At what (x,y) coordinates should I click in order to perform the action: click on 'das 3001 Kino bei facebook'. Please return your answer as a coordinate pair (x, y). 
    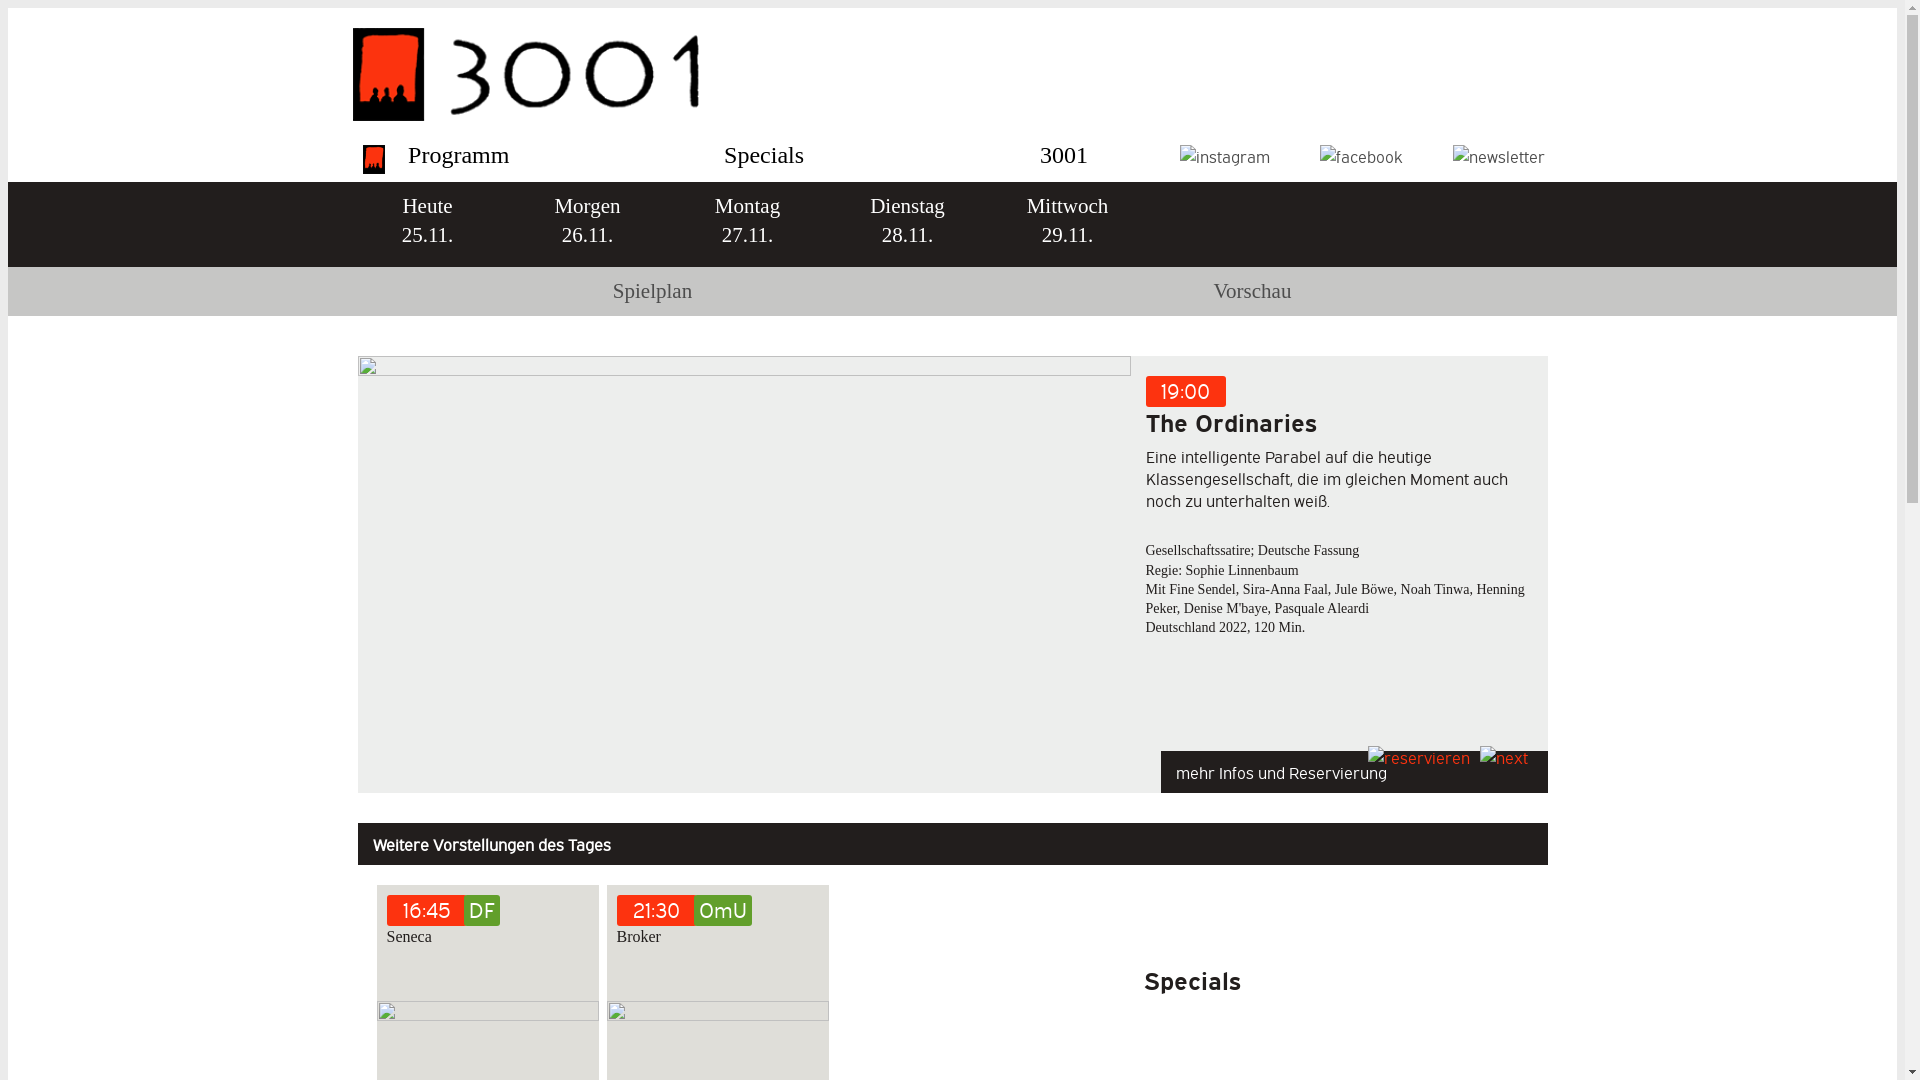
    Looking at the image, I should click on (1360, 154).